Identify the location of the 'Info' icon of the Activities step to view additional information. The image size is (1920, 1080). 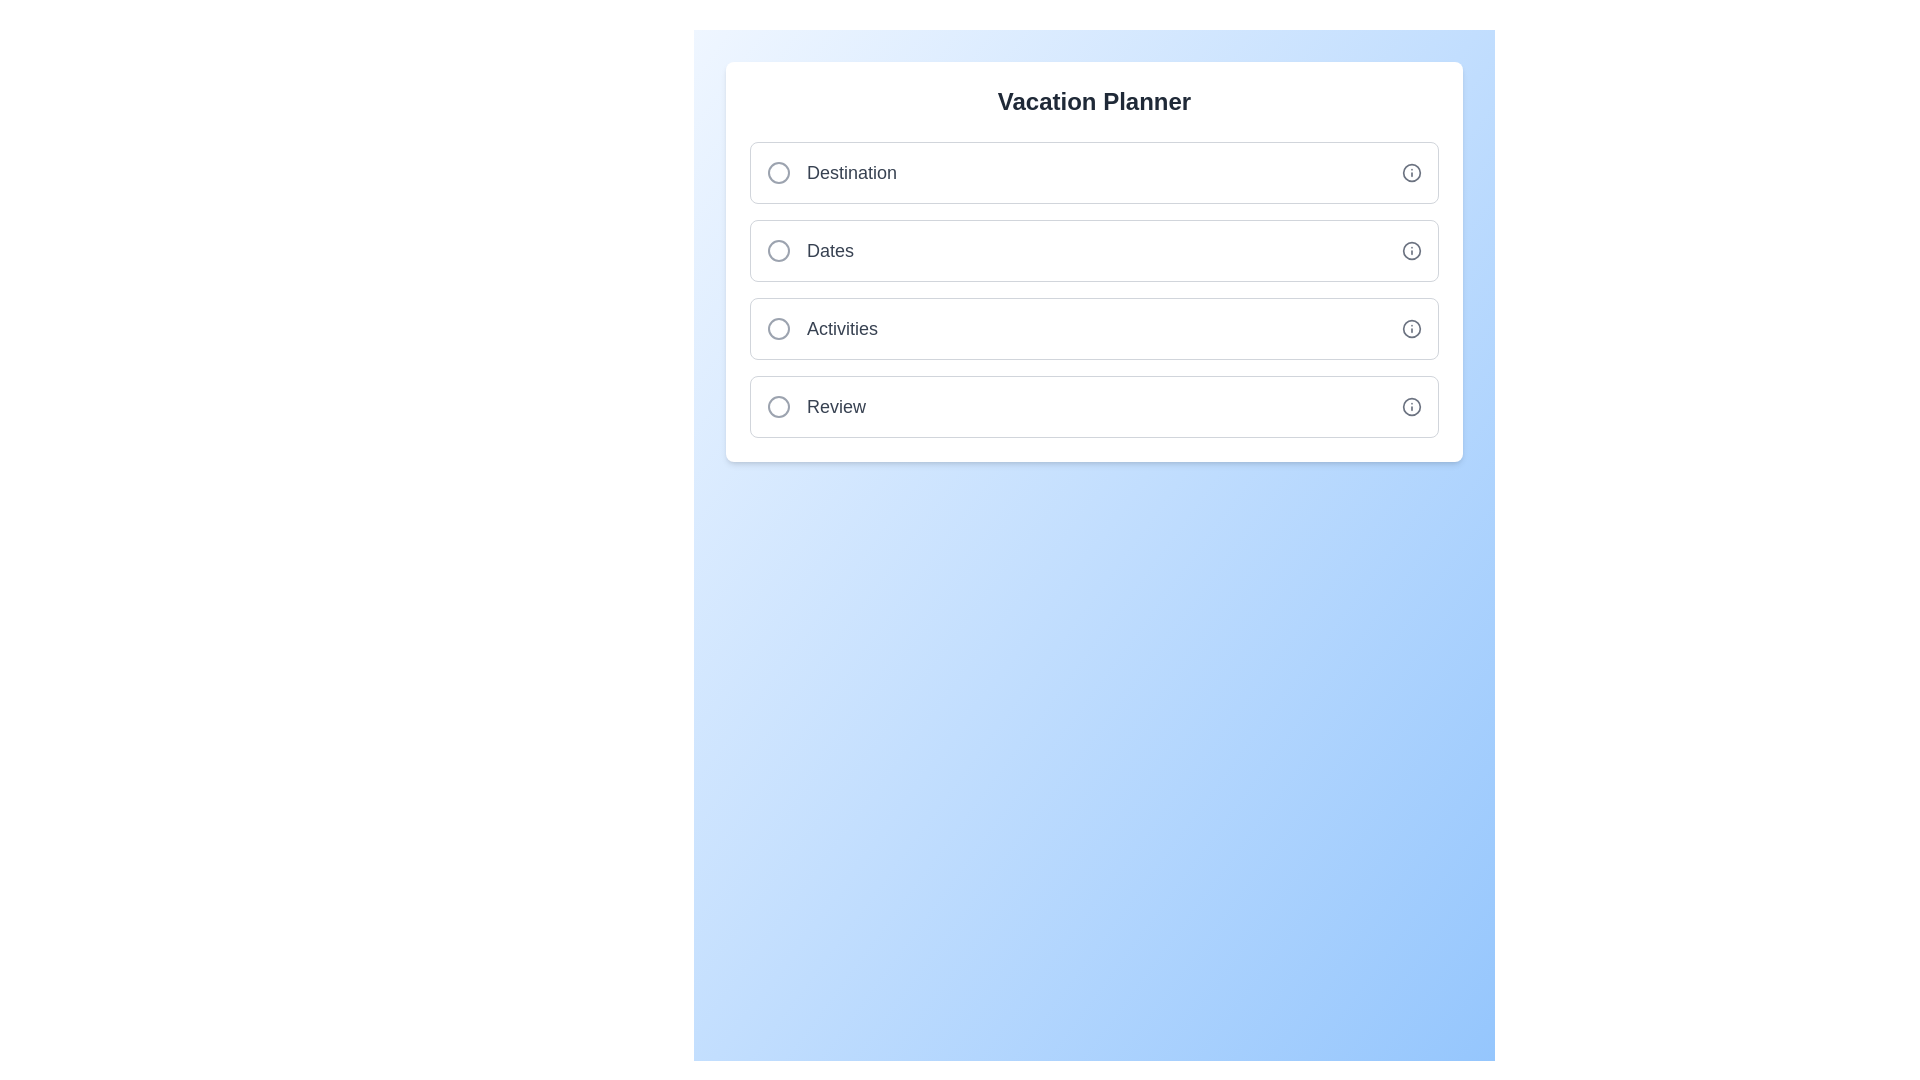
(1410, 327).